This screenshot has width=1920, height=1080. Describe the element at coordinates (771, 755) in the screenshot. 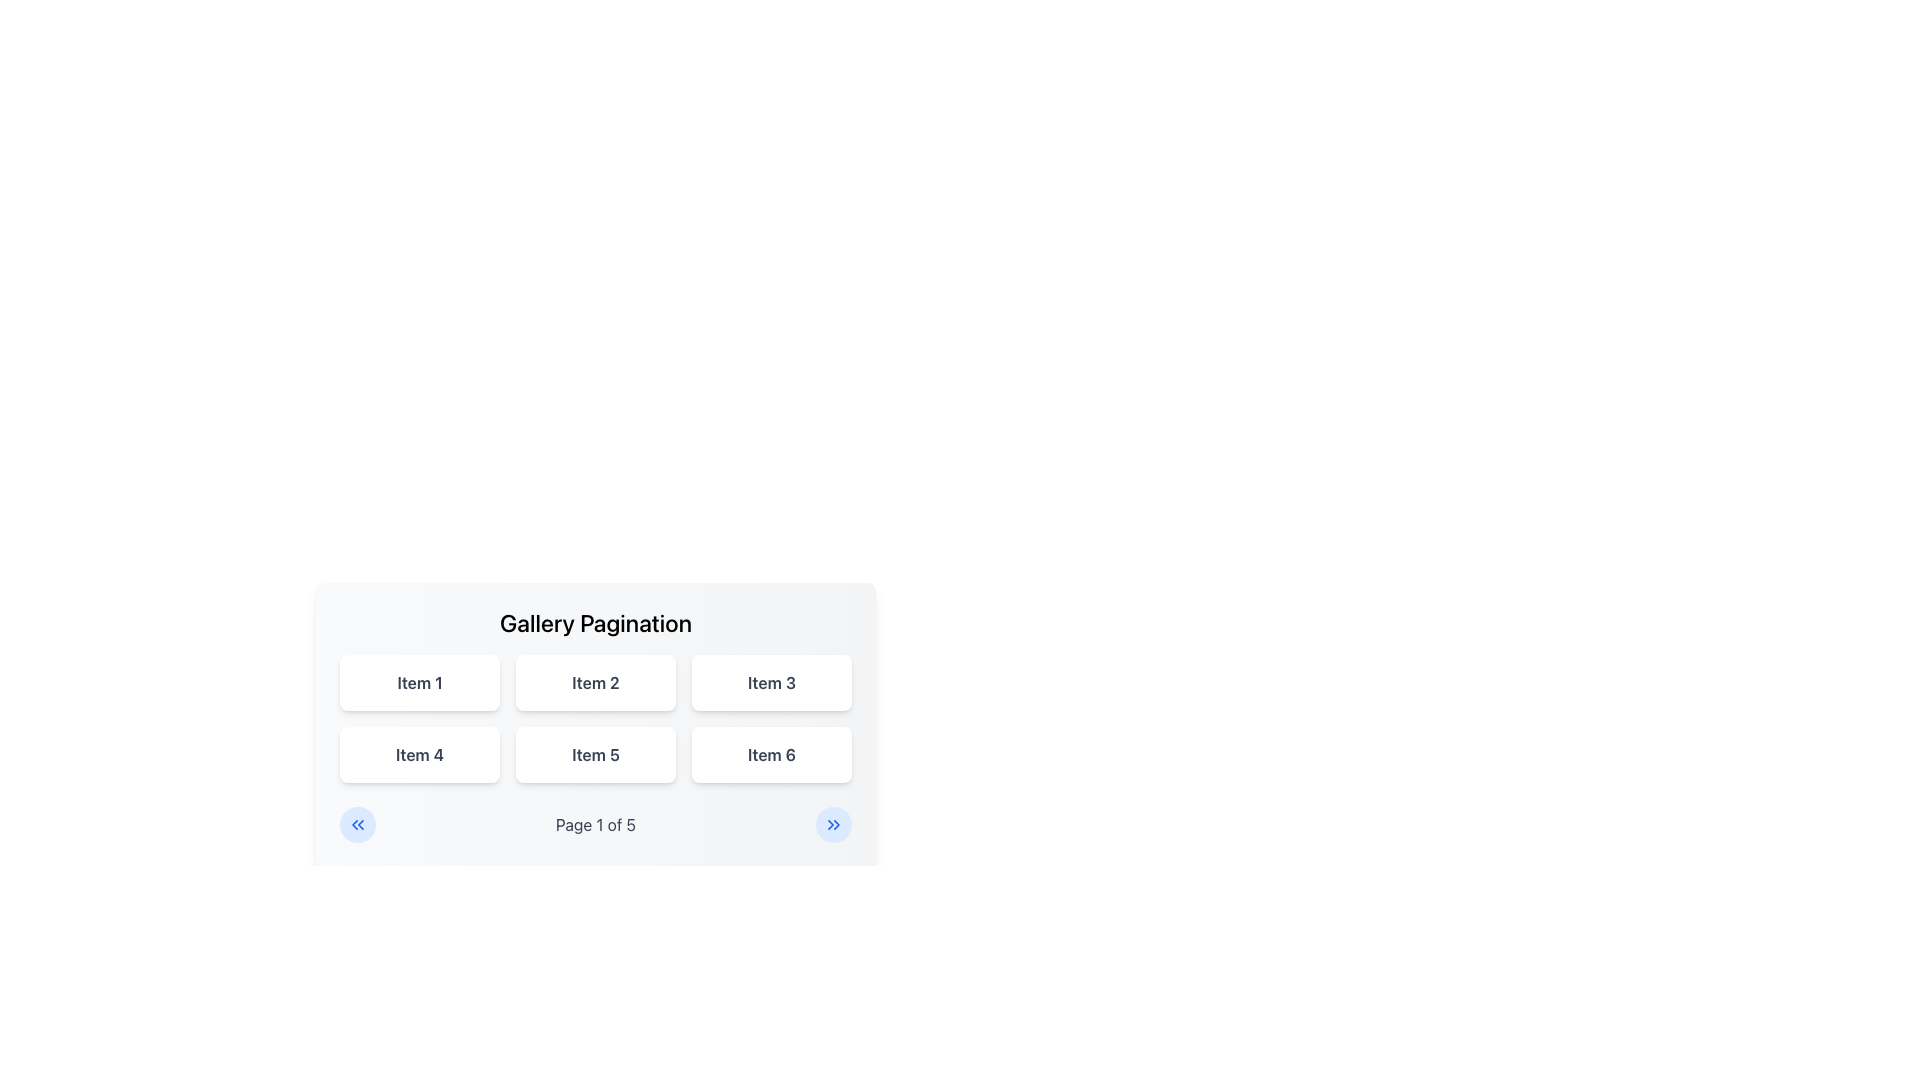

I see `the text label displaying 'Item 6', which is styled in dark gray and bold font, located in the second row, third column of a 3x2 grid layout` at that location.